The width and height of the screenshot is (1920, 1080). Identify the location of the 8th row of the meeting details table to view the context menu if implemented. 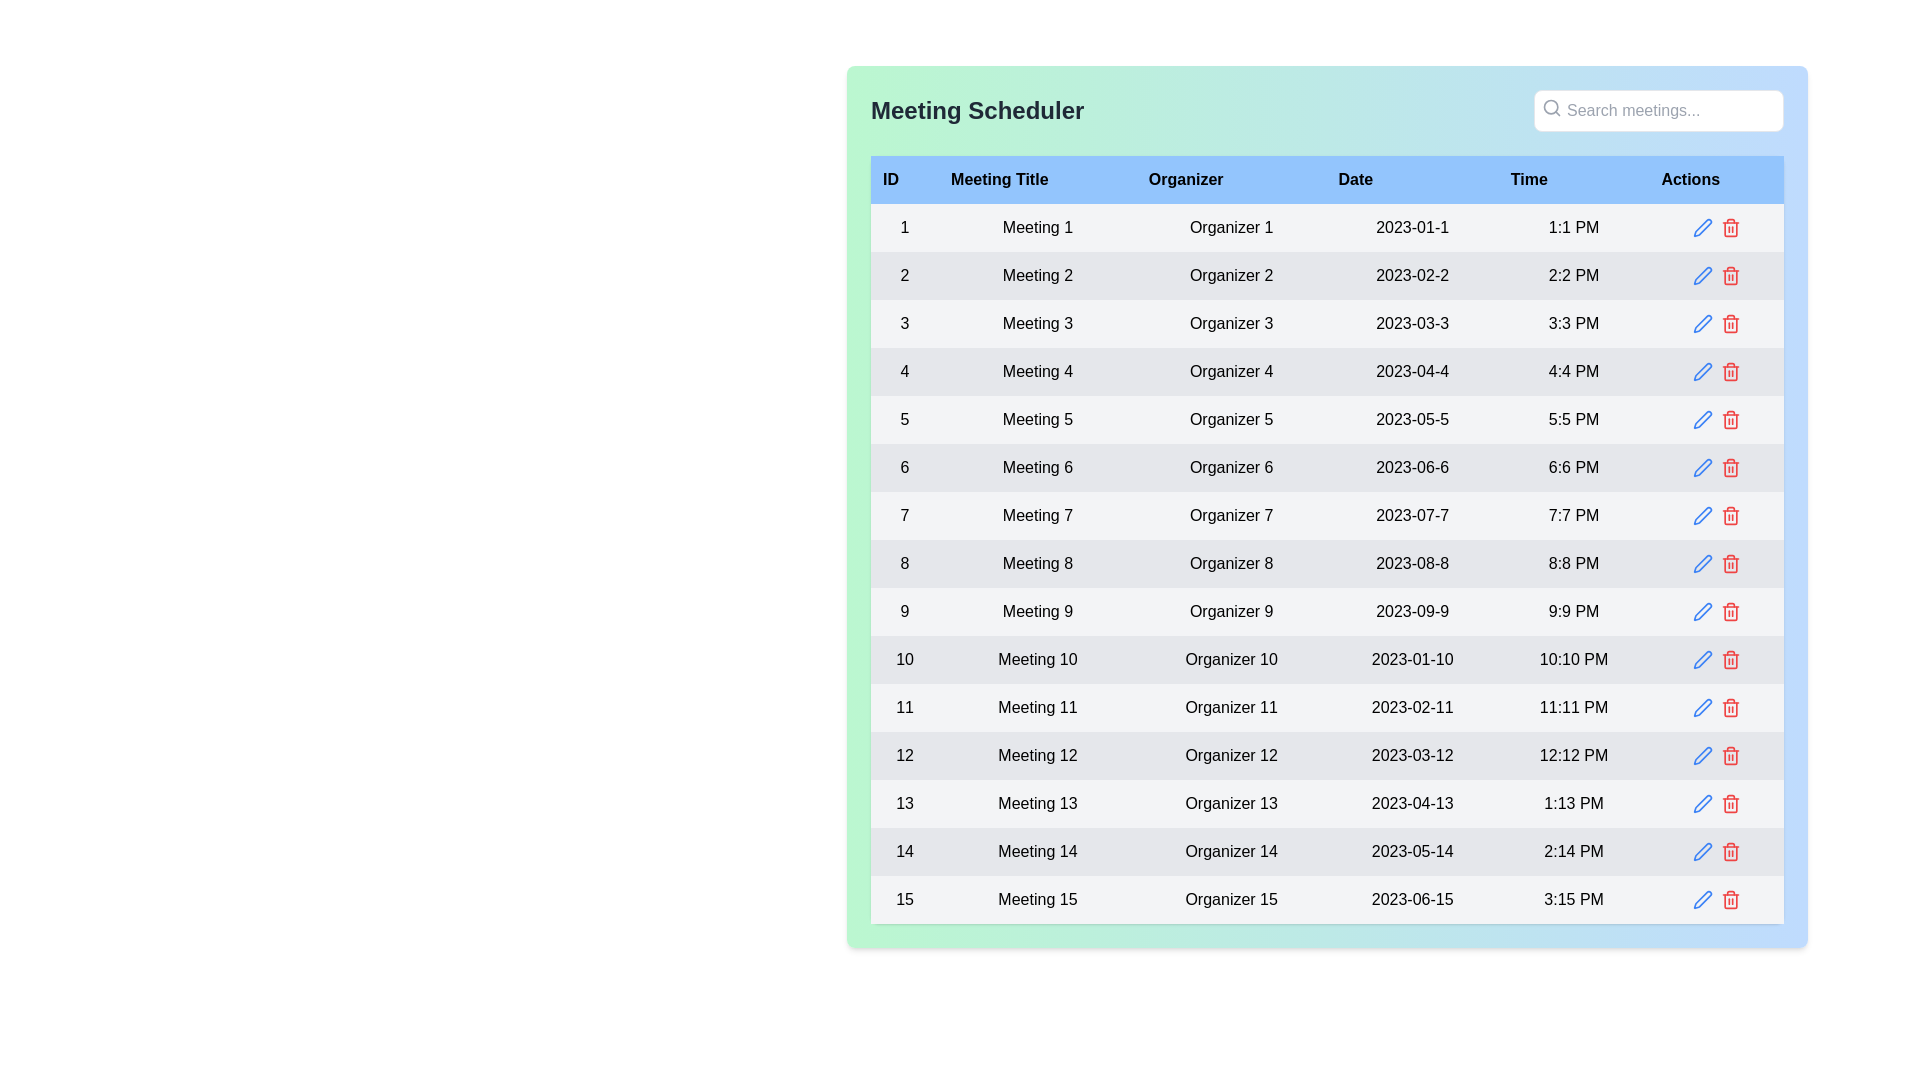
(1327, 563).